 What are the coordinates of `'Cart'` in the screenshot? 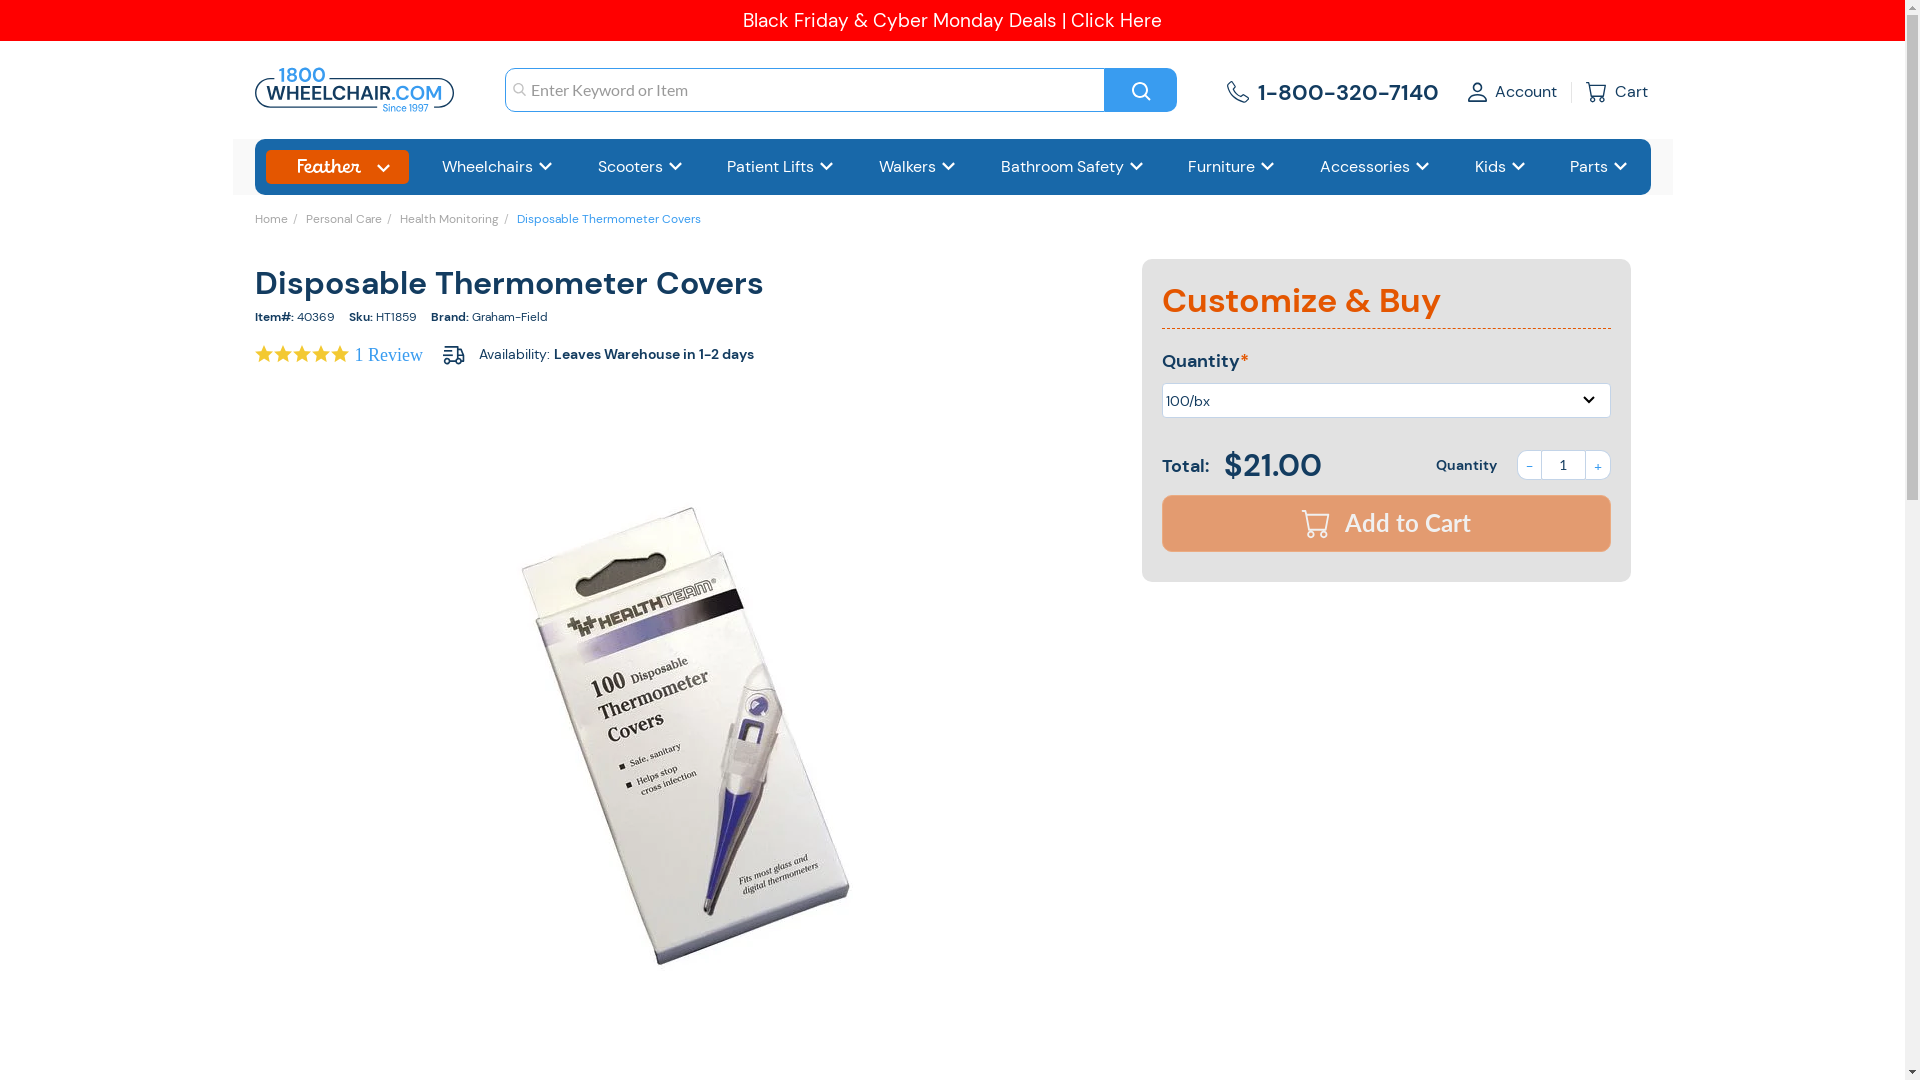 It's located at (1618, 92).